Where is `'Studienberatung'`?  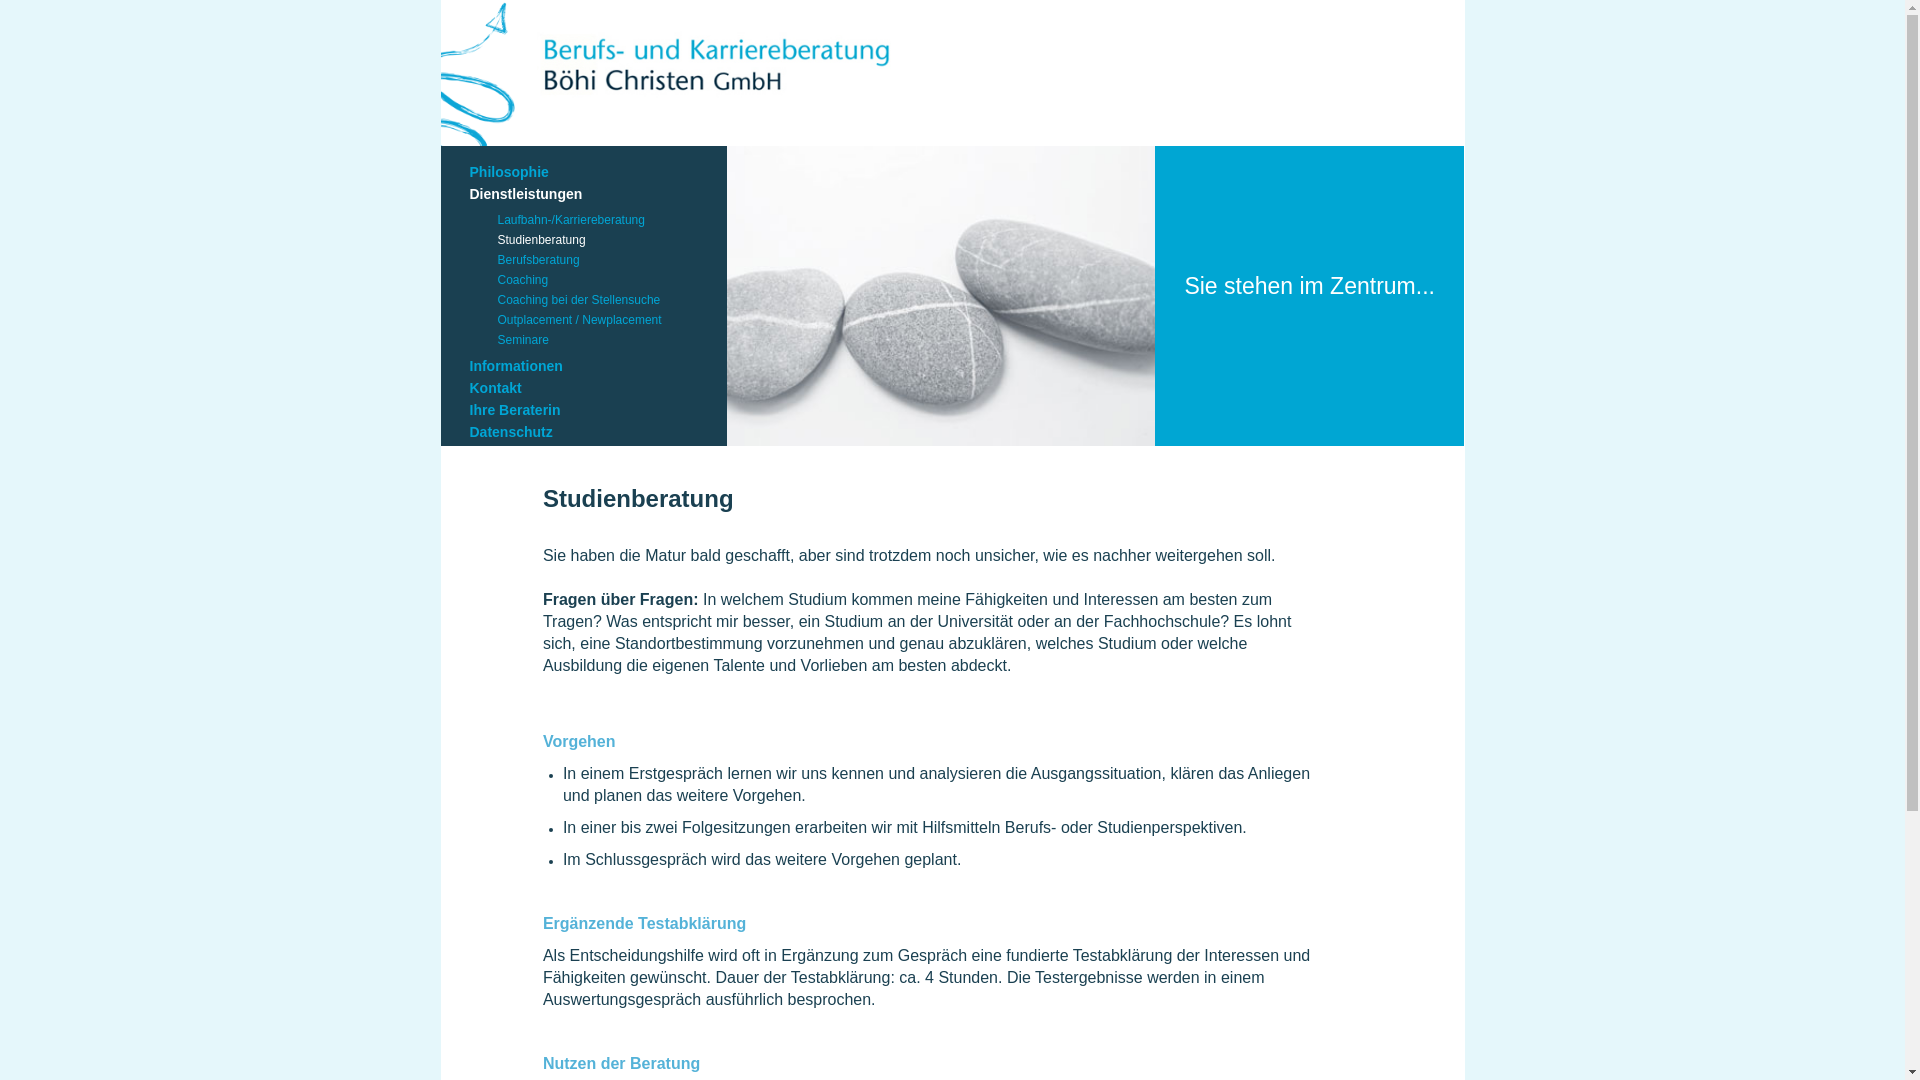 'Studienberatung' is located at coordinates (491, 238).